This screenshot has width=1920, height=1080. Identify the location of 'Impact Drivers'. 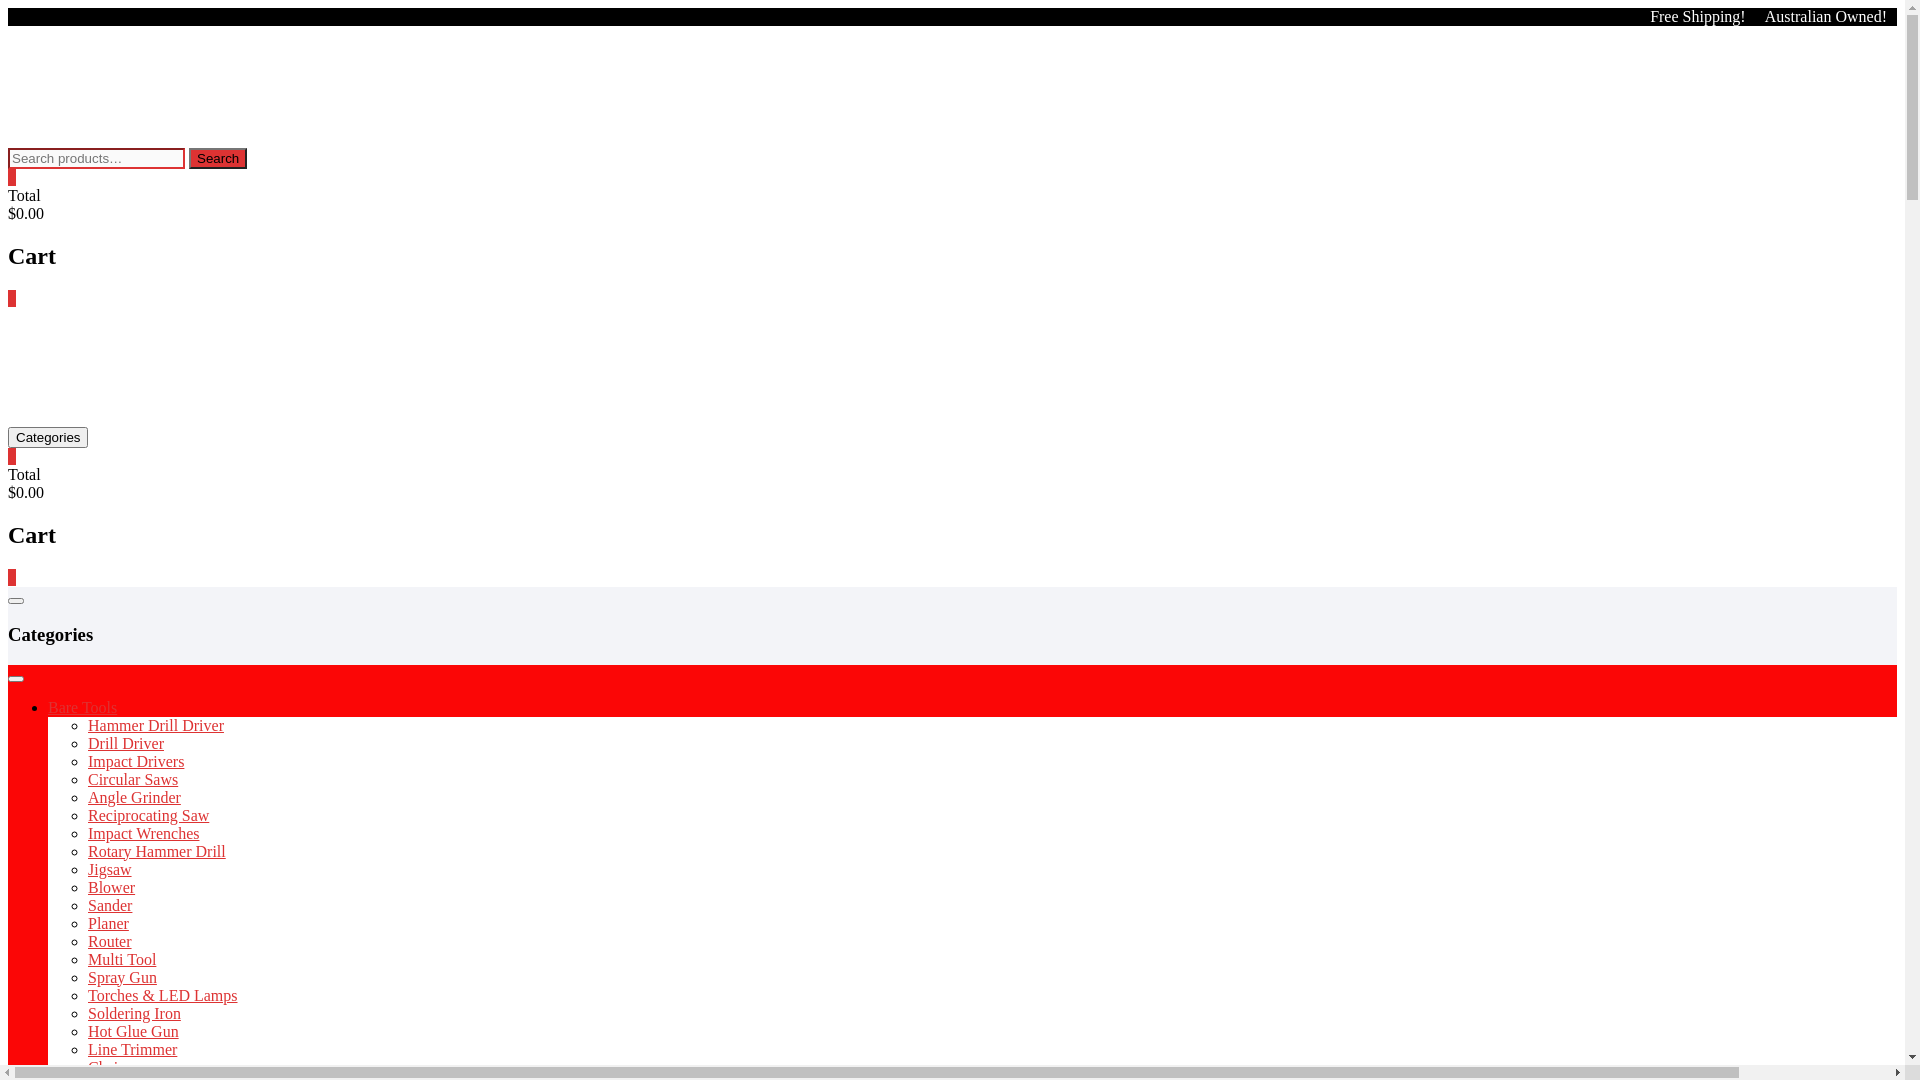
(134, 761).